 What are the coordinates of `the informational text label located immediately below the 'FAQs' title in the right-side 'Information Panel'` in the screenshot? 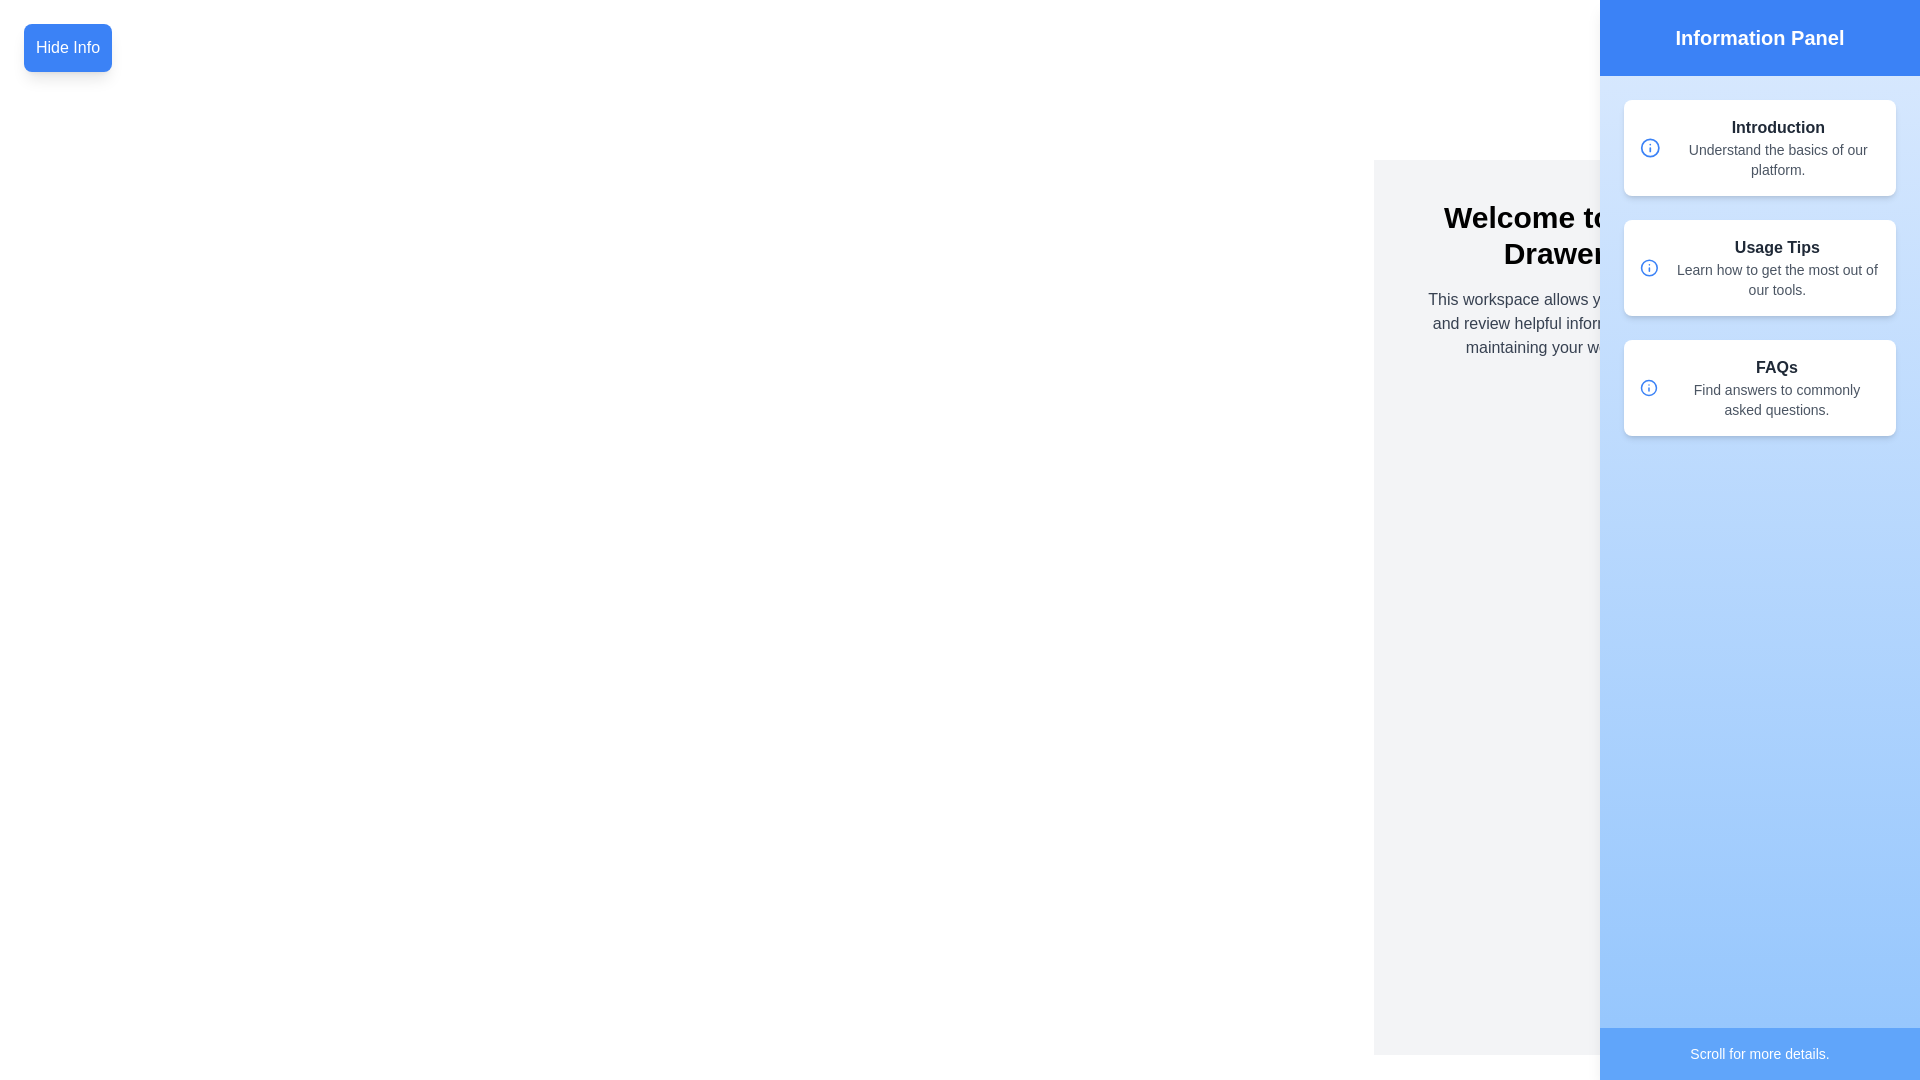 It's located at (1776, 400).